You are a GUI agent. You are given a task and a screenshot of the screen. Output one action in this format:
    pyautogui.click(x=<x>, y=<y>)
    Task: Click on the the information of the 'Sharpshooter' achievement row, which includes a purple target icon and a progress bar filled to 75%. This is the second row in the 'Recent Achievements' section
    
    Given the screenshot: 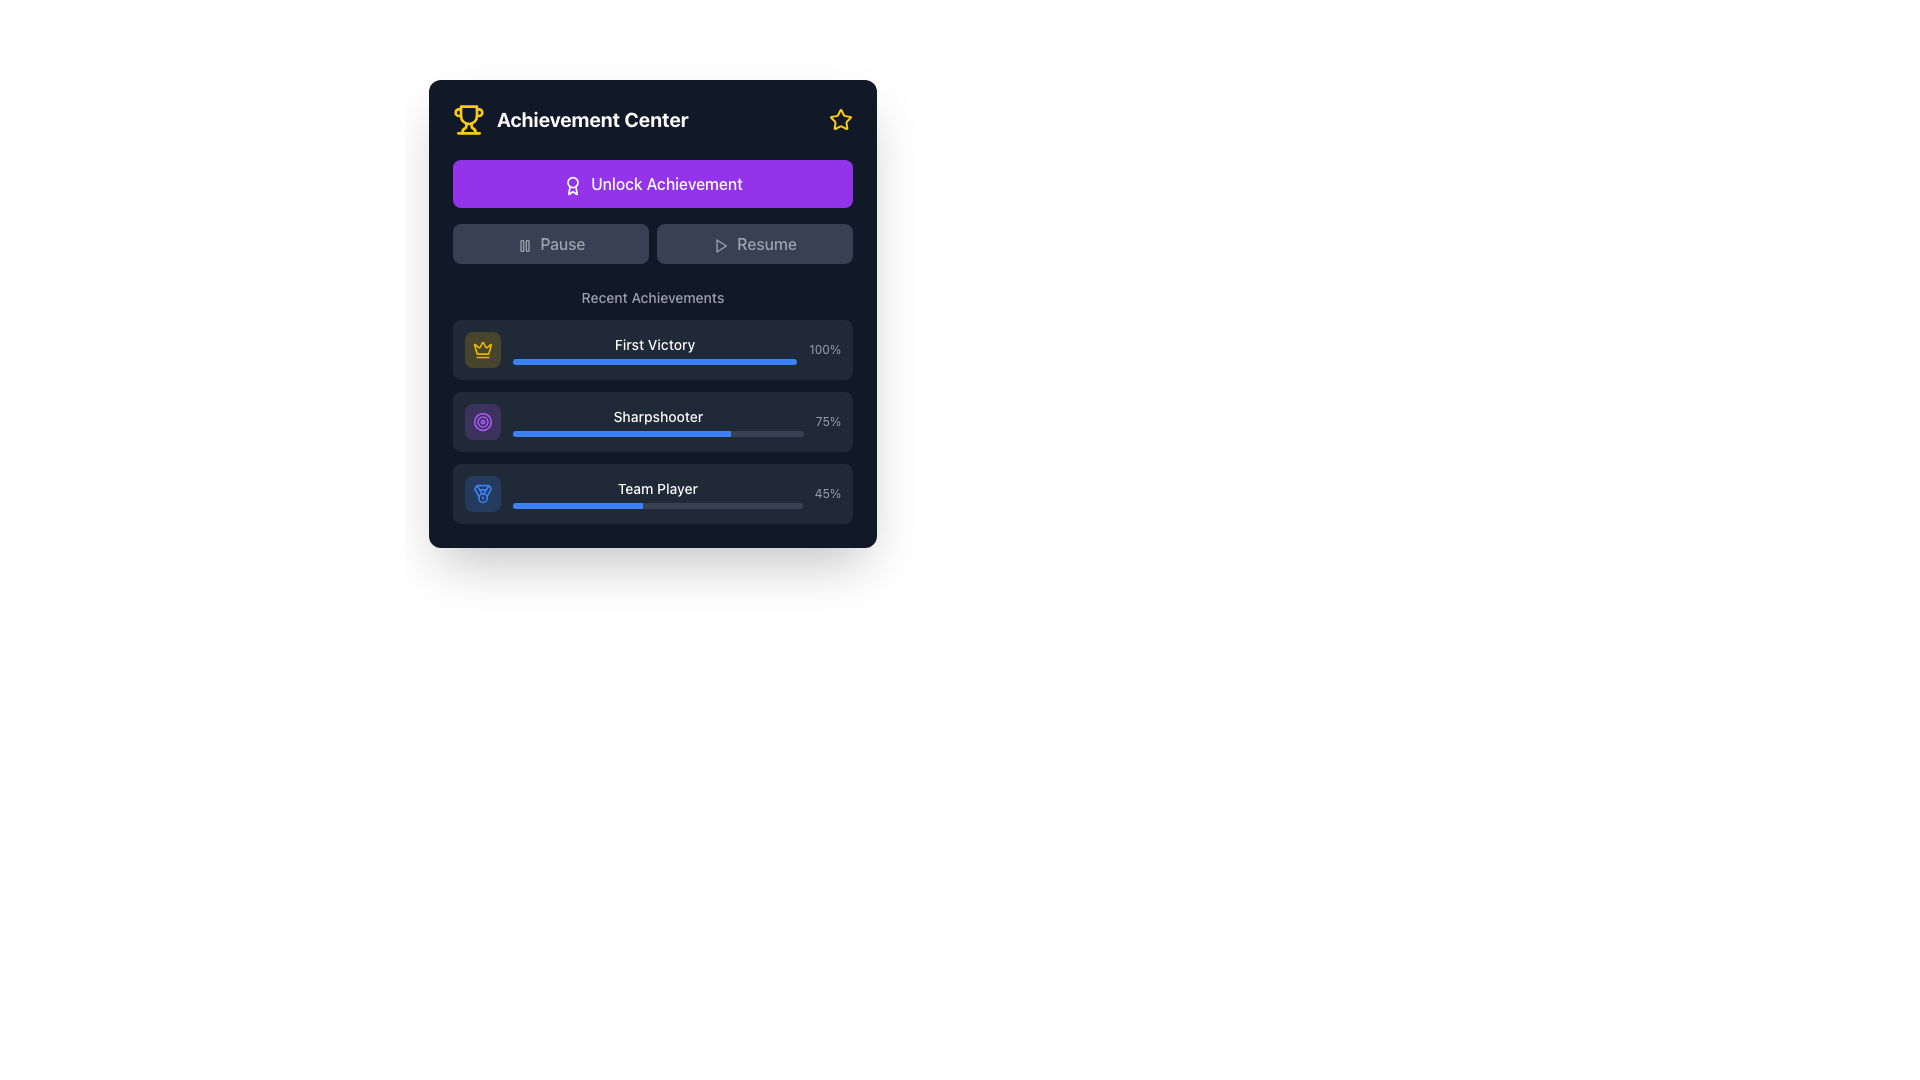 What is the action you would take?
    pyautogui.click(x=652, y=420)
    